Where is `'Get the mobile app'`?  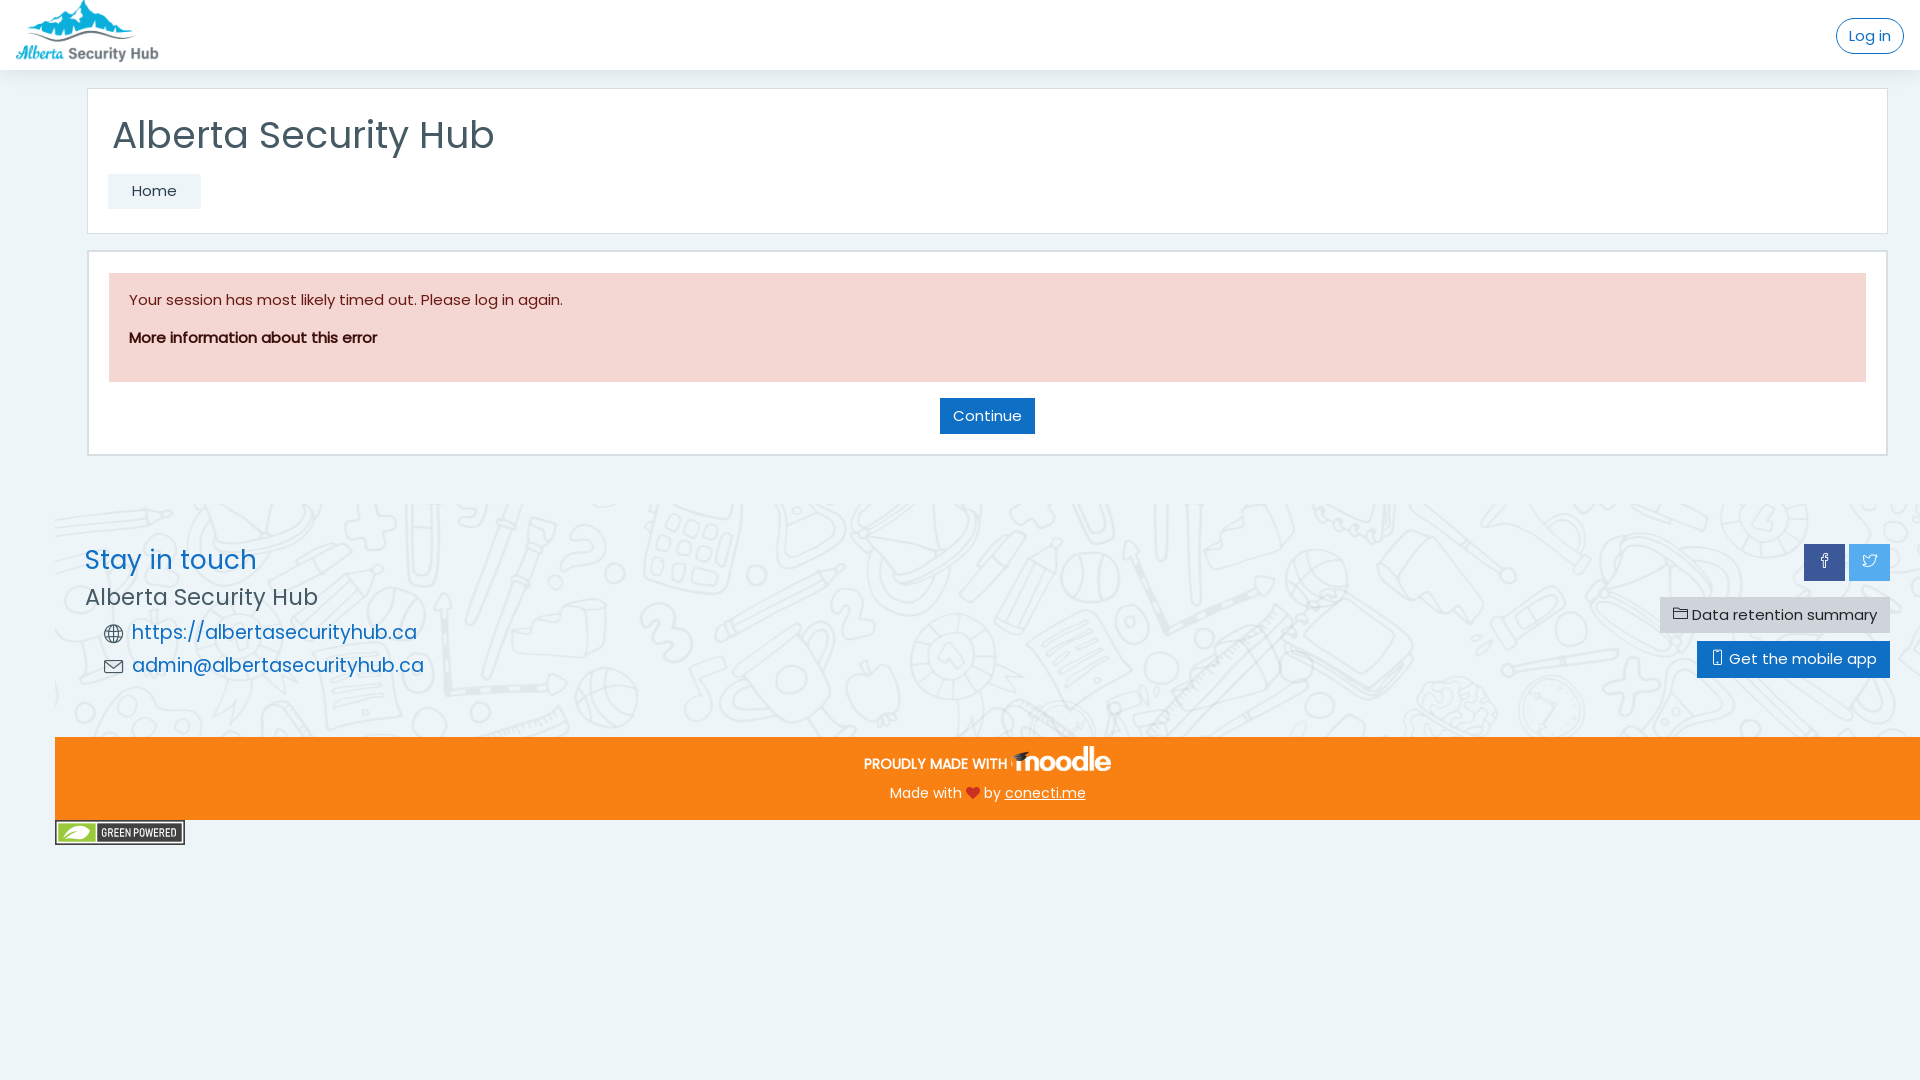 'Get the mobile app' is located at coordinates (1696, 659).